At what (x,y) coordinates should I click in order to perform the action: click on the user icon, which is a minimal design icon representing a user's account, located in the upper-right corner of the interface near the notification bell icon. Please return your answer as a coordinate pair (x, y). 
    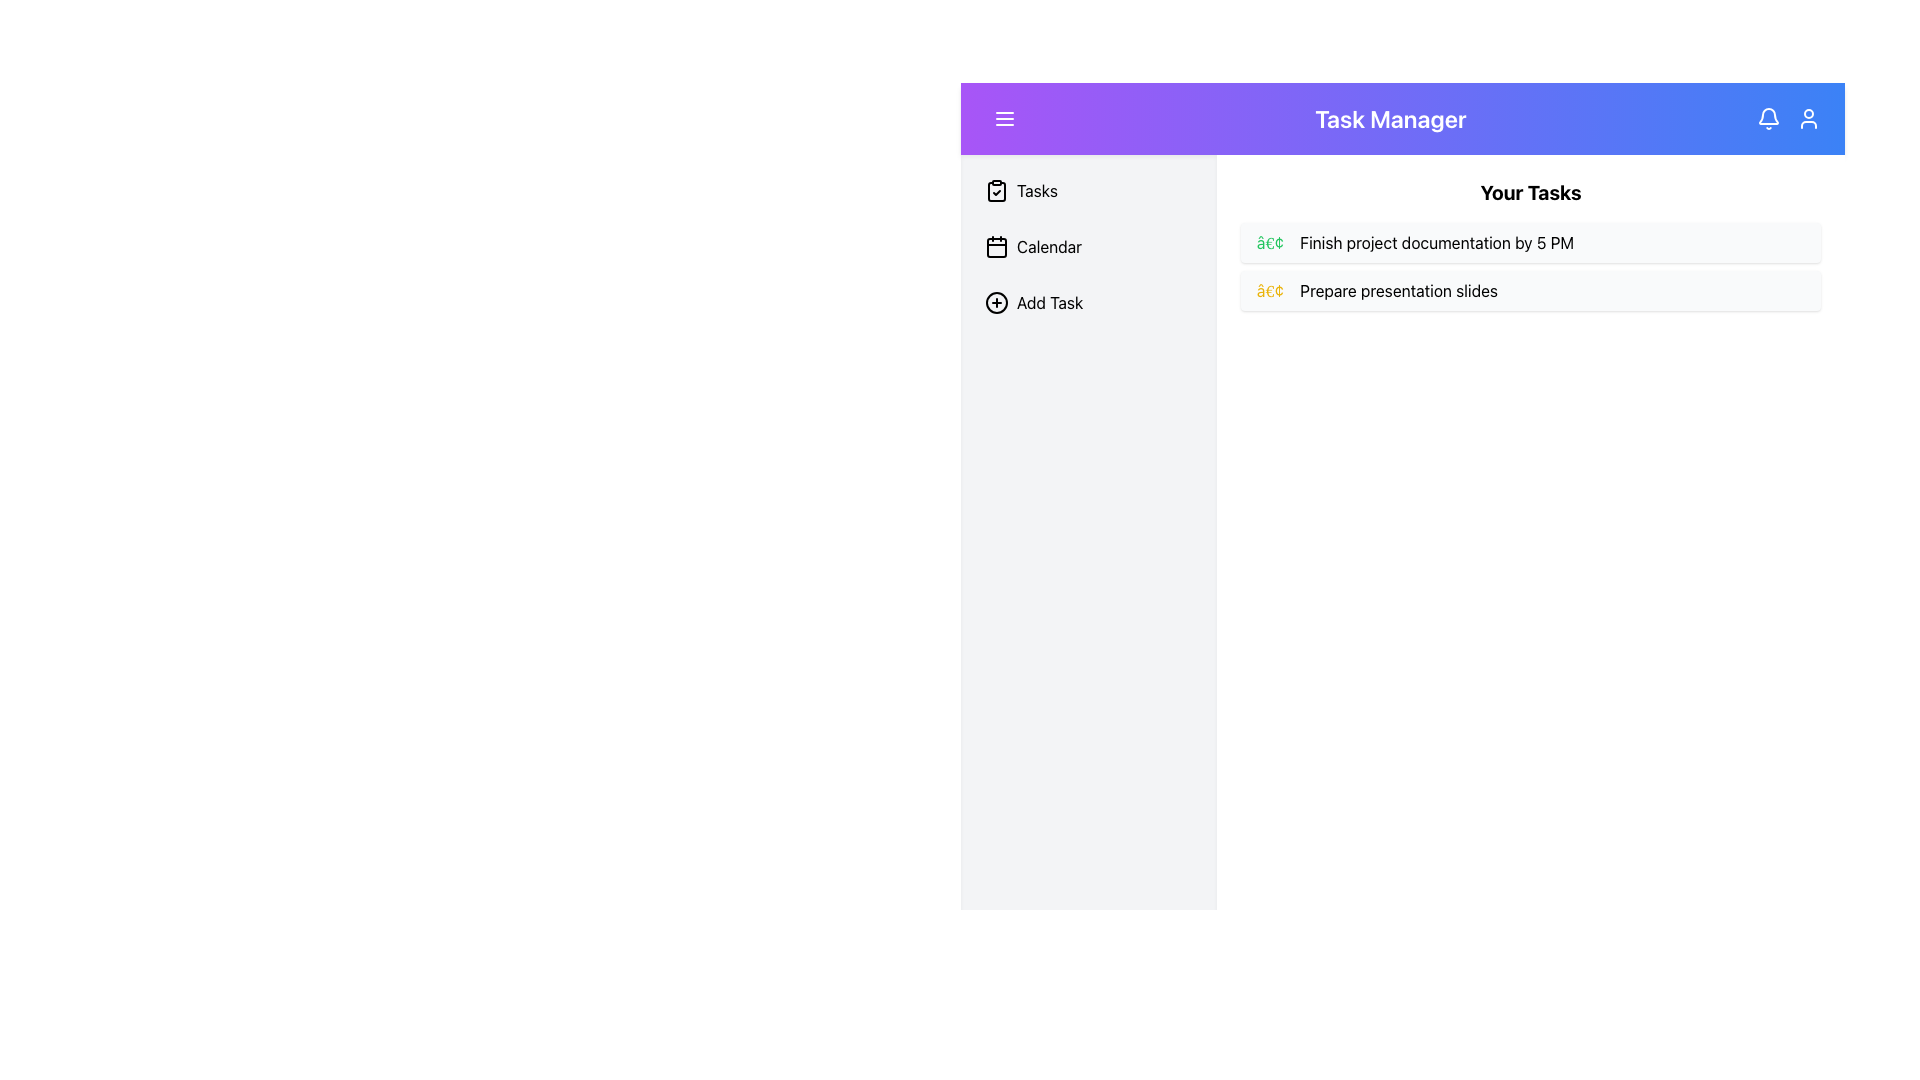
    Looking at the image, I should click on (1809, 119).